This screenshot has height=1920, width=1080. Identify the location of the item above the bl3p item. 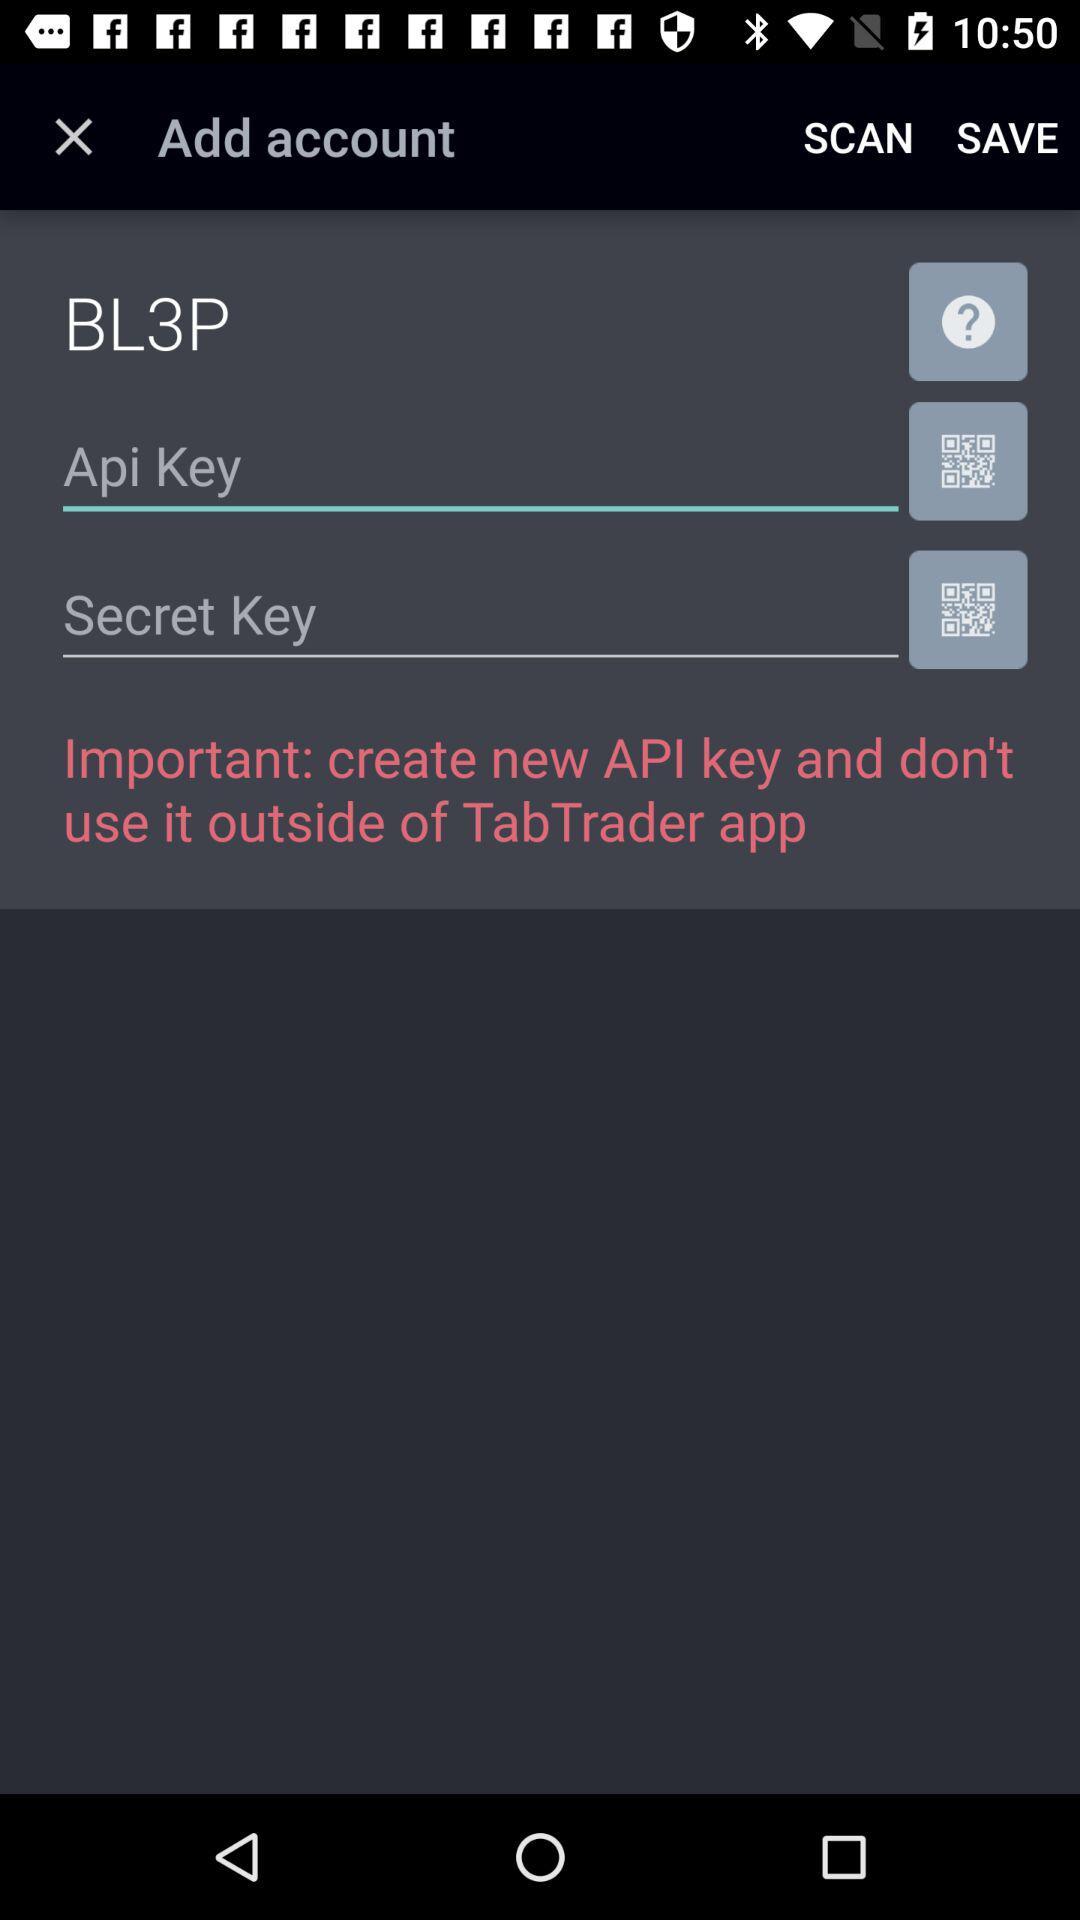
(72, 135).